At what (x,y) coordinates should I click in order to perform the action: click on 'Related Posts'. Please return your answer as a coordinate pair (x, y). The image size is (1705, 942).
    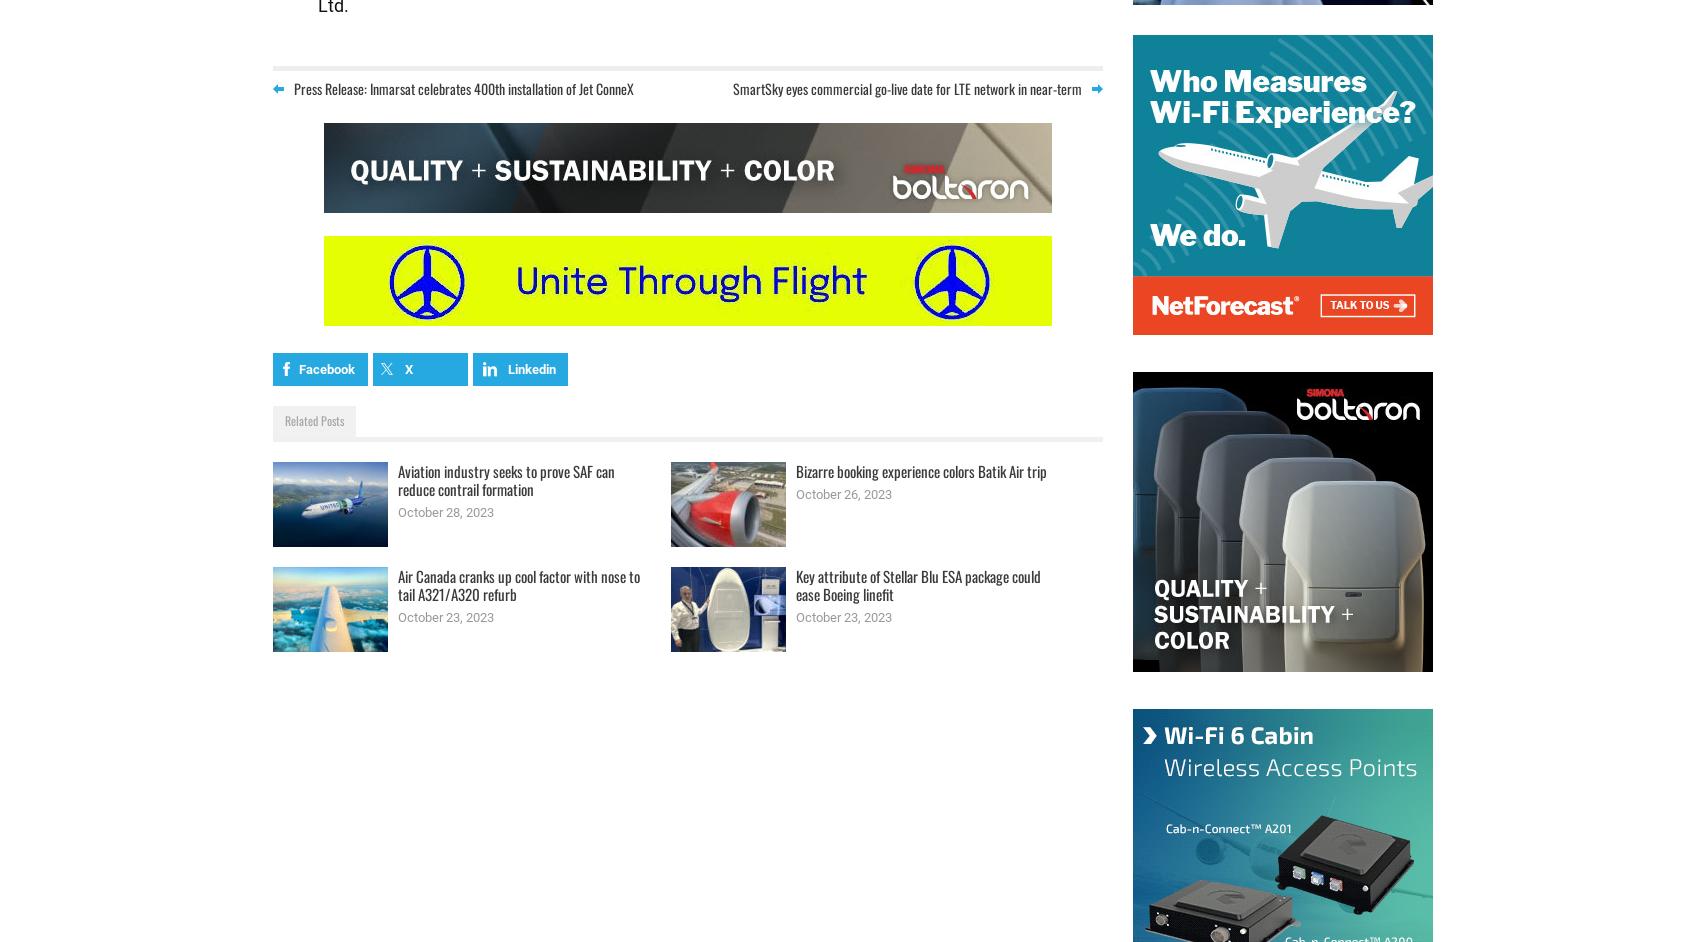
    Looking at the image, I should click on (312, 420).